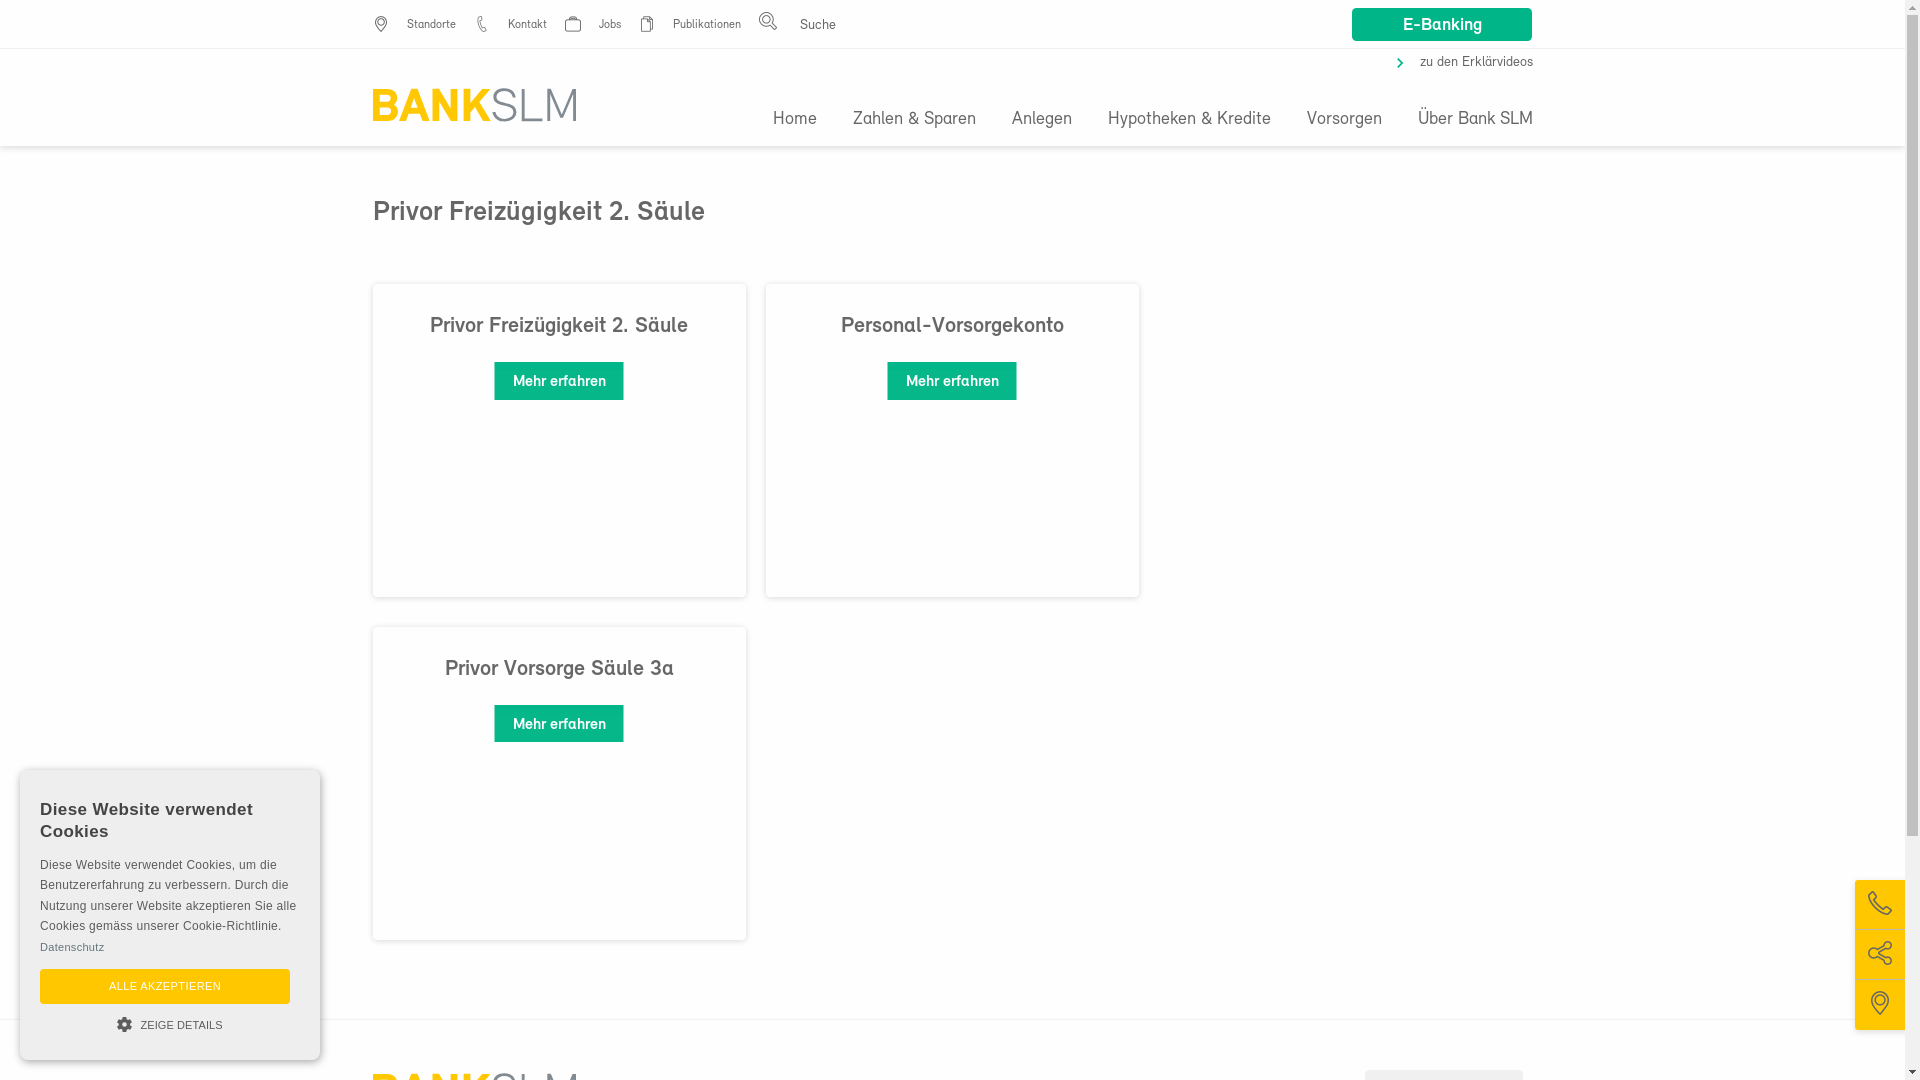 This screenshot has height=1080, width=1920. Describe the element at coordinates (472, 104) in the screenshot. I see `'Bank SLM'` at that location.